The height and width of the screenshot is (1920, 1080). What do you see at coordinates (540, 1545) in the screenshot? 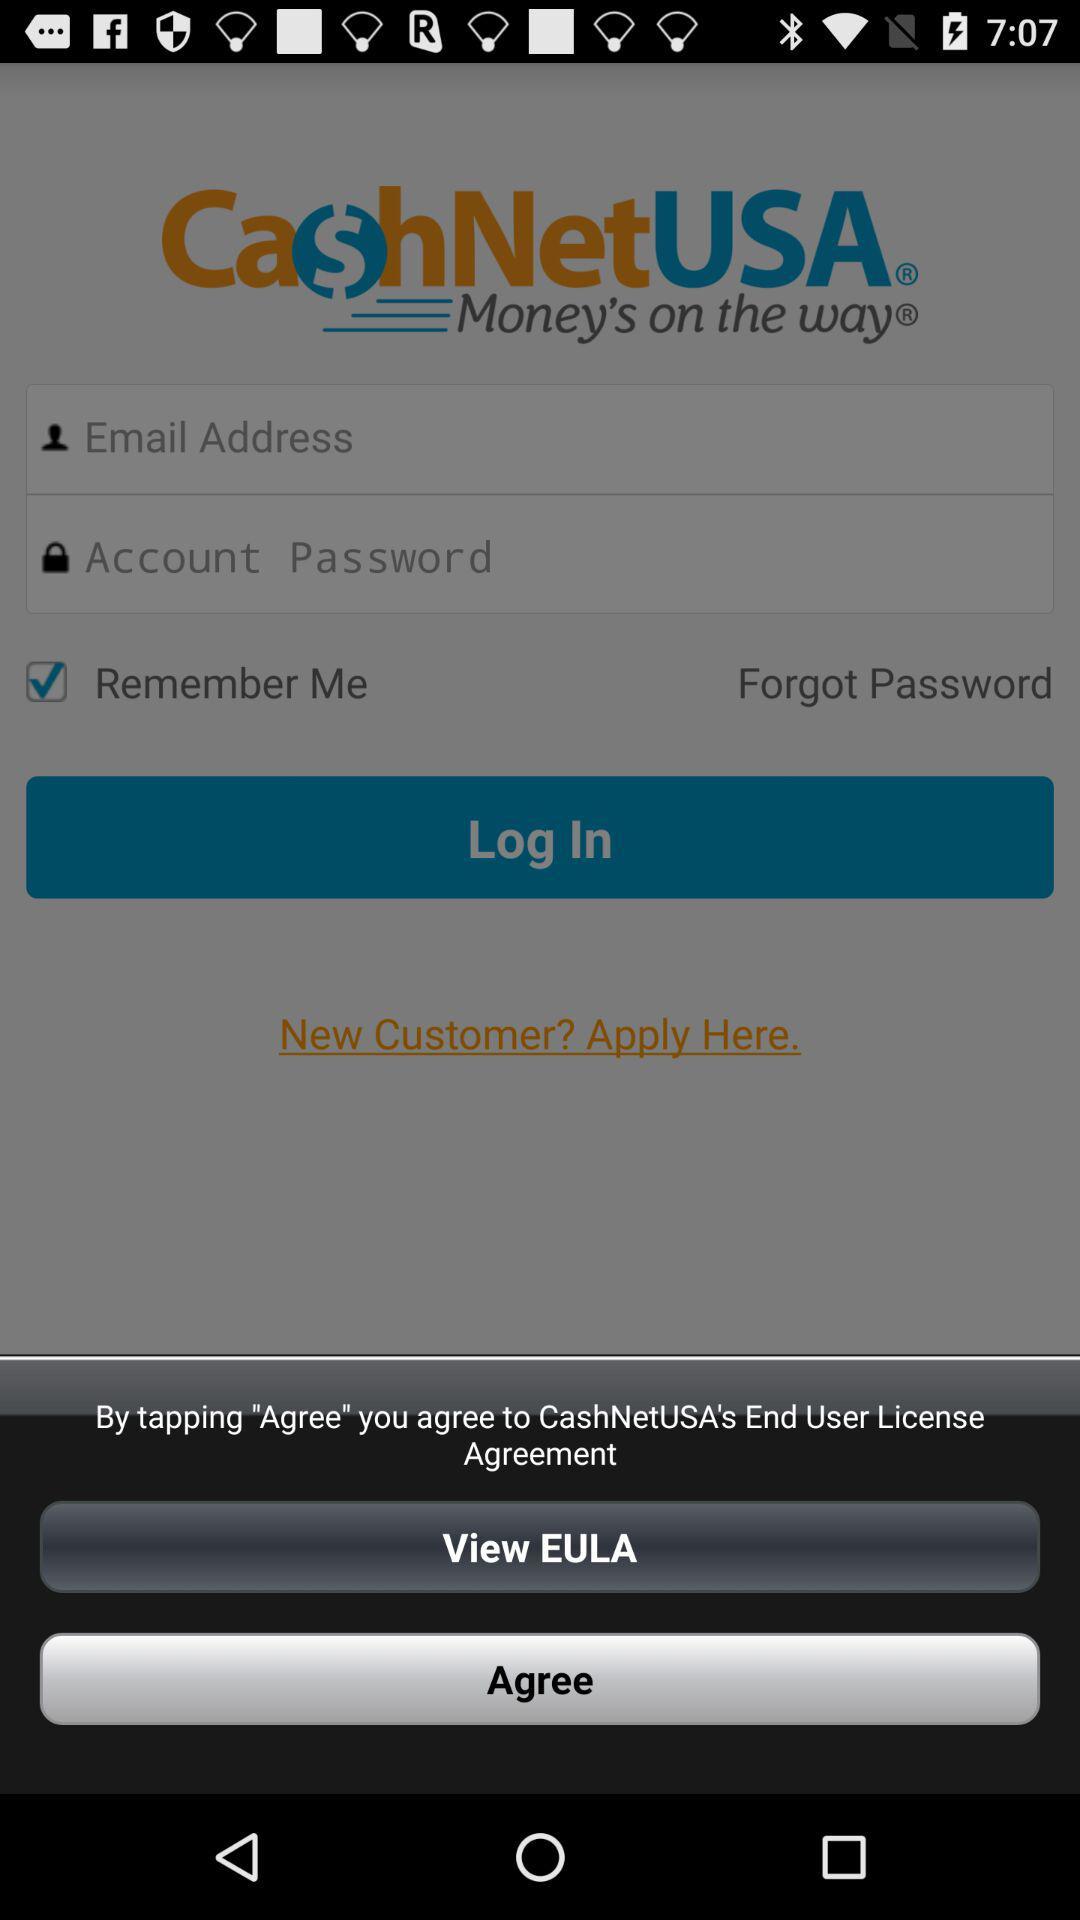
I see `view eula` at bounding box center [540, 1545].